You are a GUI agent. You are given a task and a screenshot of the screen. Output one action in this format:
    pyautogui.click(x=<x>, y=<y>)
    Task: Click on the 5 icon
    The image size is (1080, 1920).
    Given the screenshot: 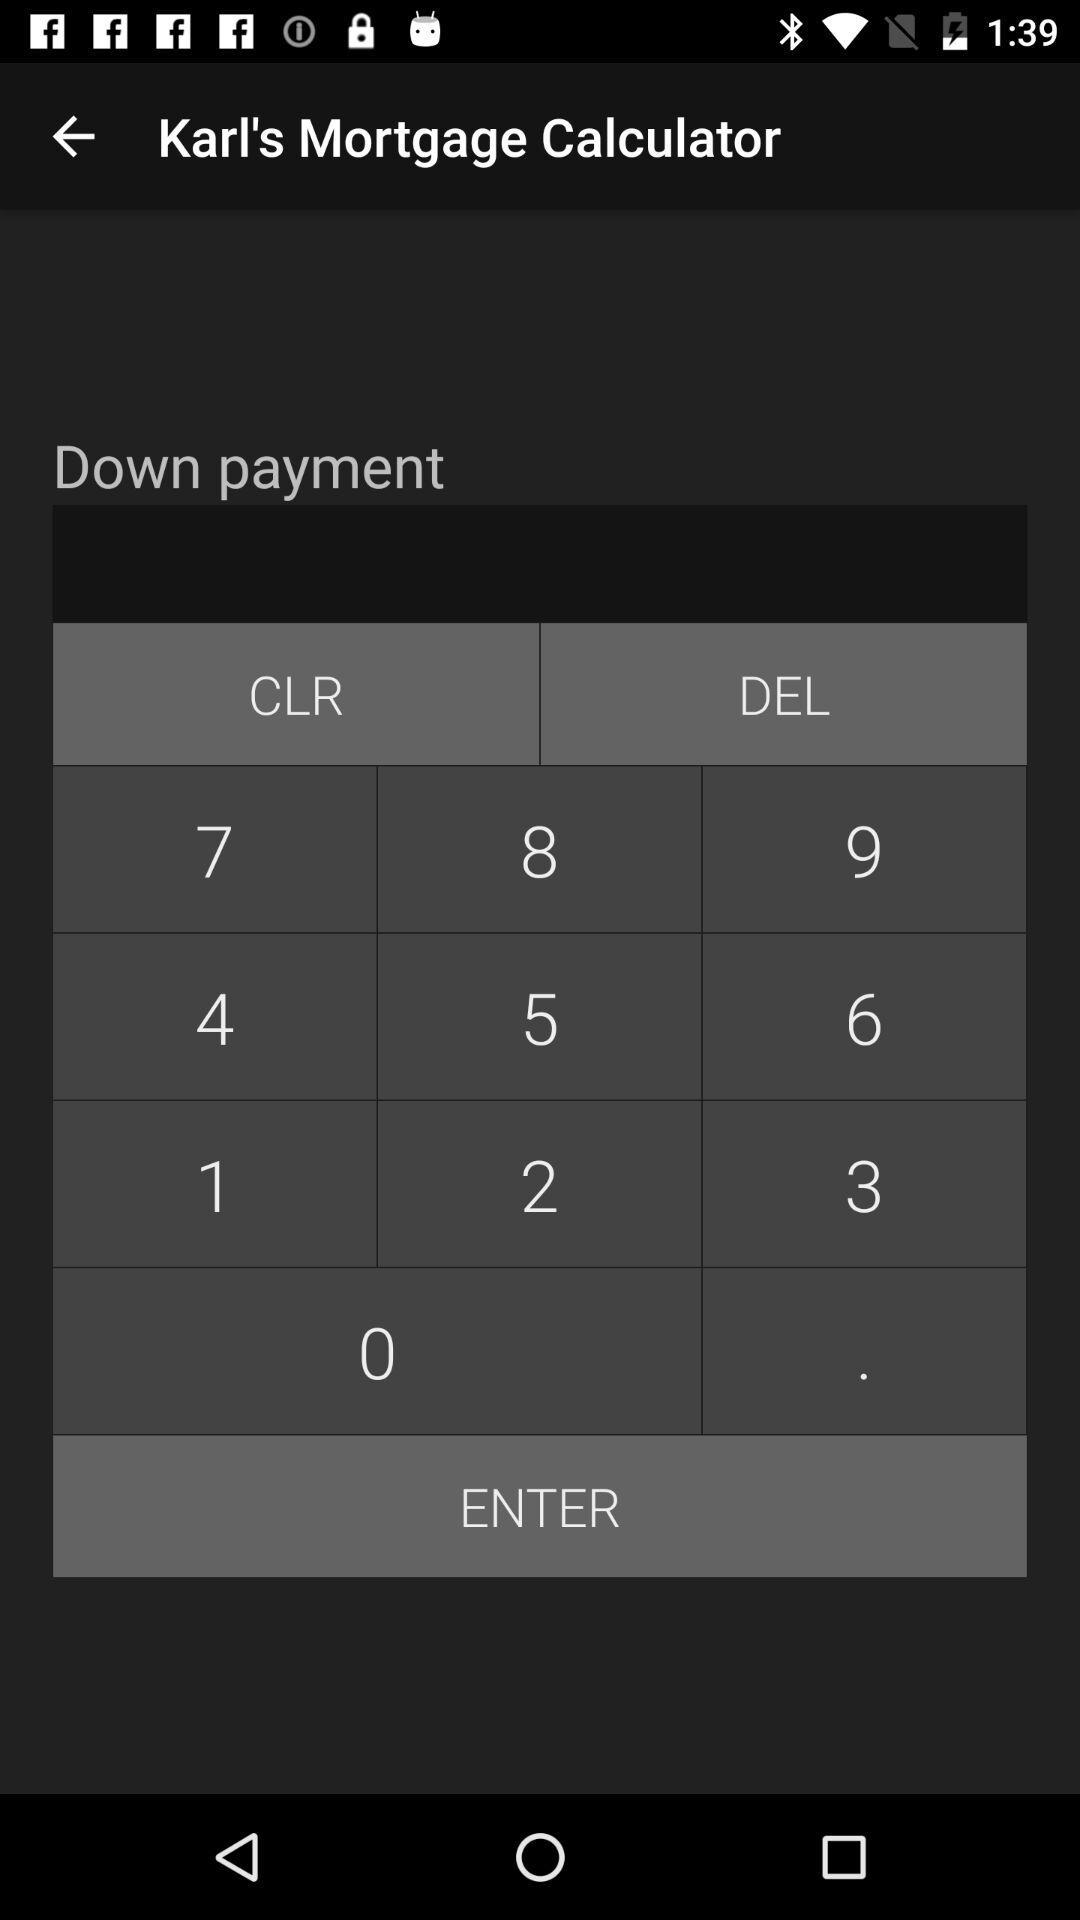 What is the action you would take?
    pyautogui.click(x=538, y=1016)
    